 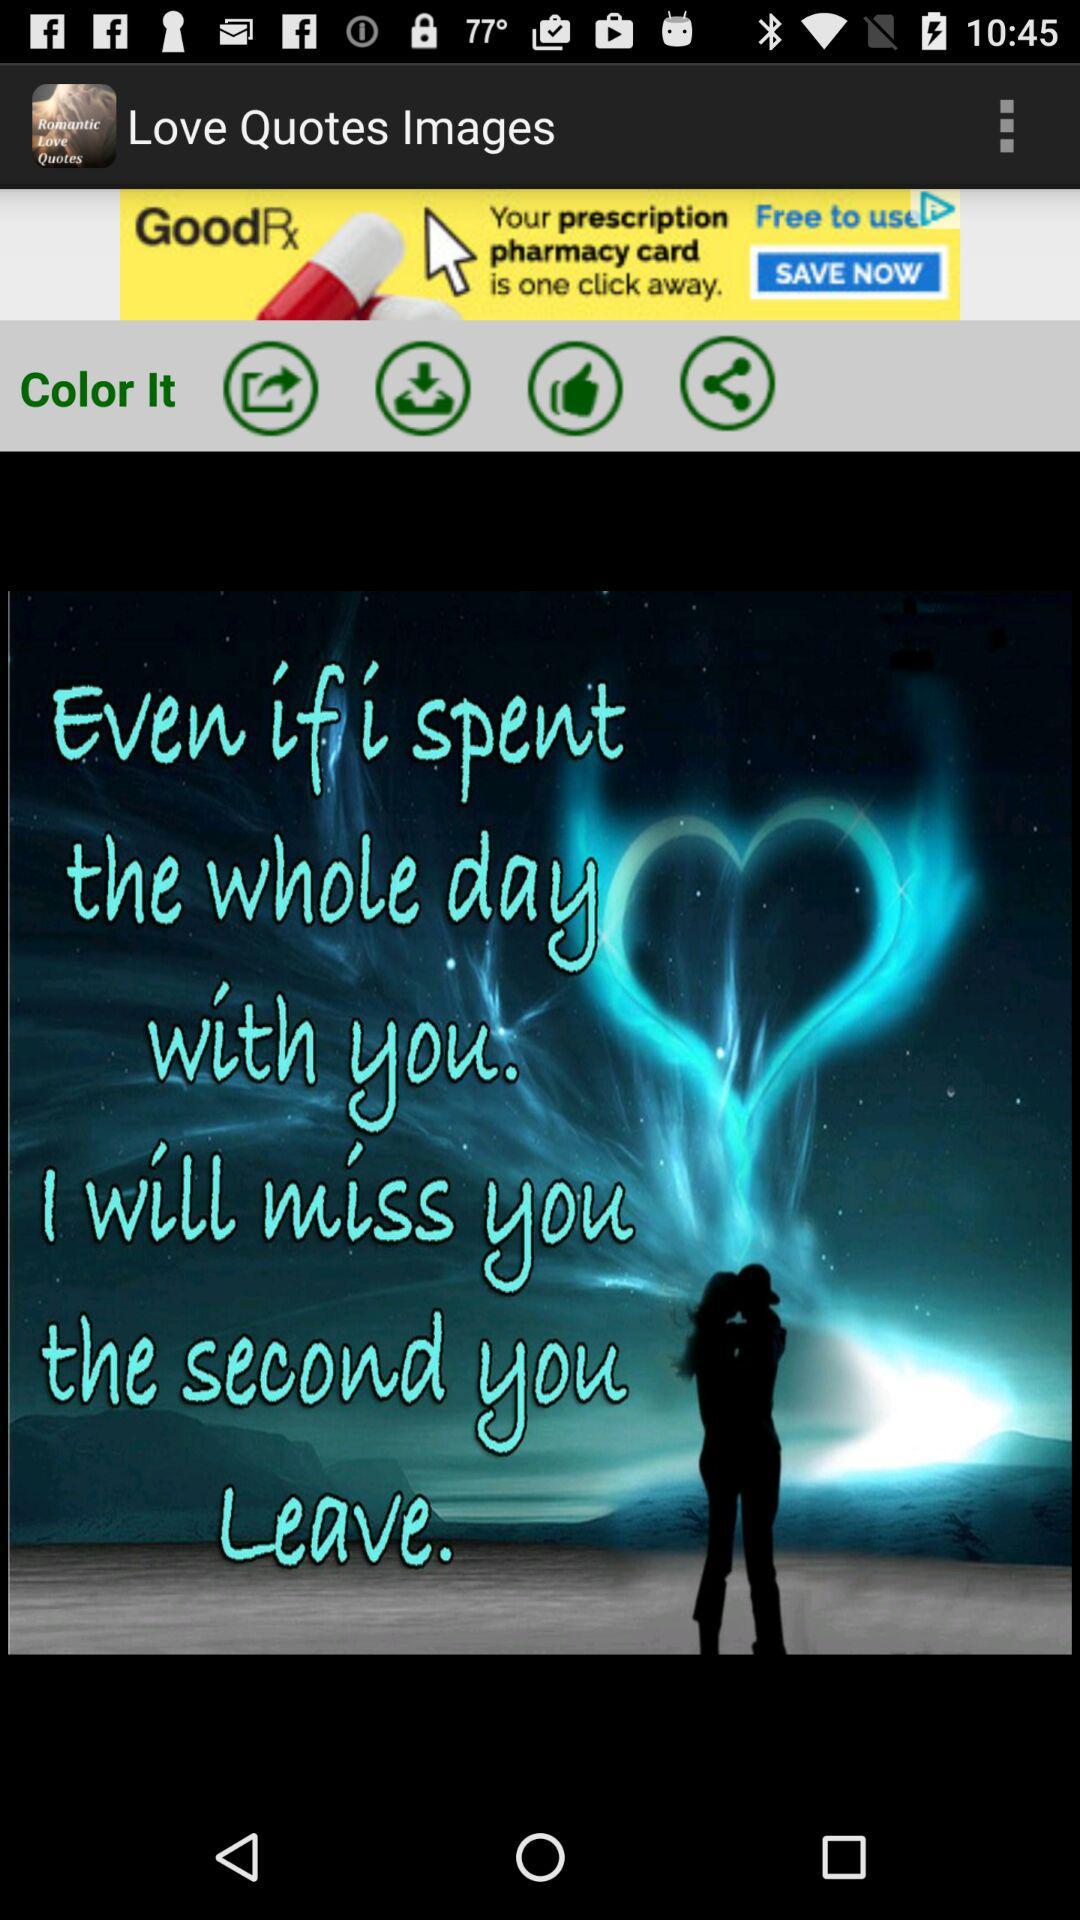 What do you see at coordinates (575, 388) in the screenshot?
I see `indicate like` at bounding box center [575, 388].